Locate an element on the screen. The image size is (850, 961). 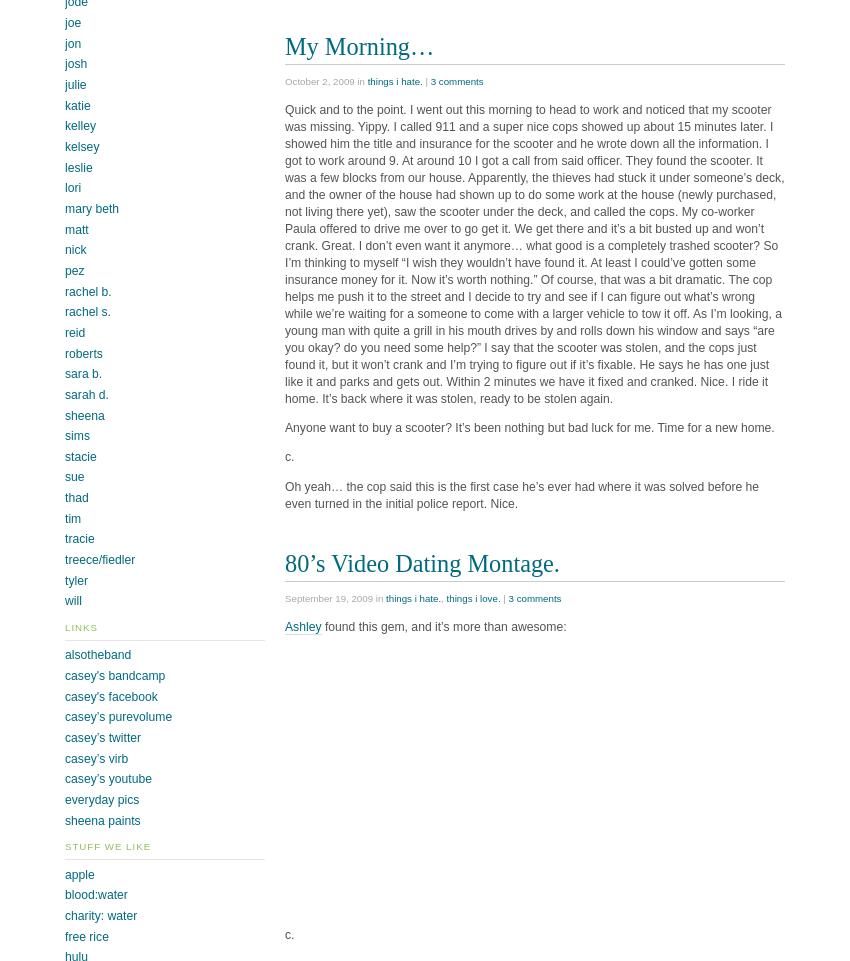
'sheena' is located at coordinates (84, 414).